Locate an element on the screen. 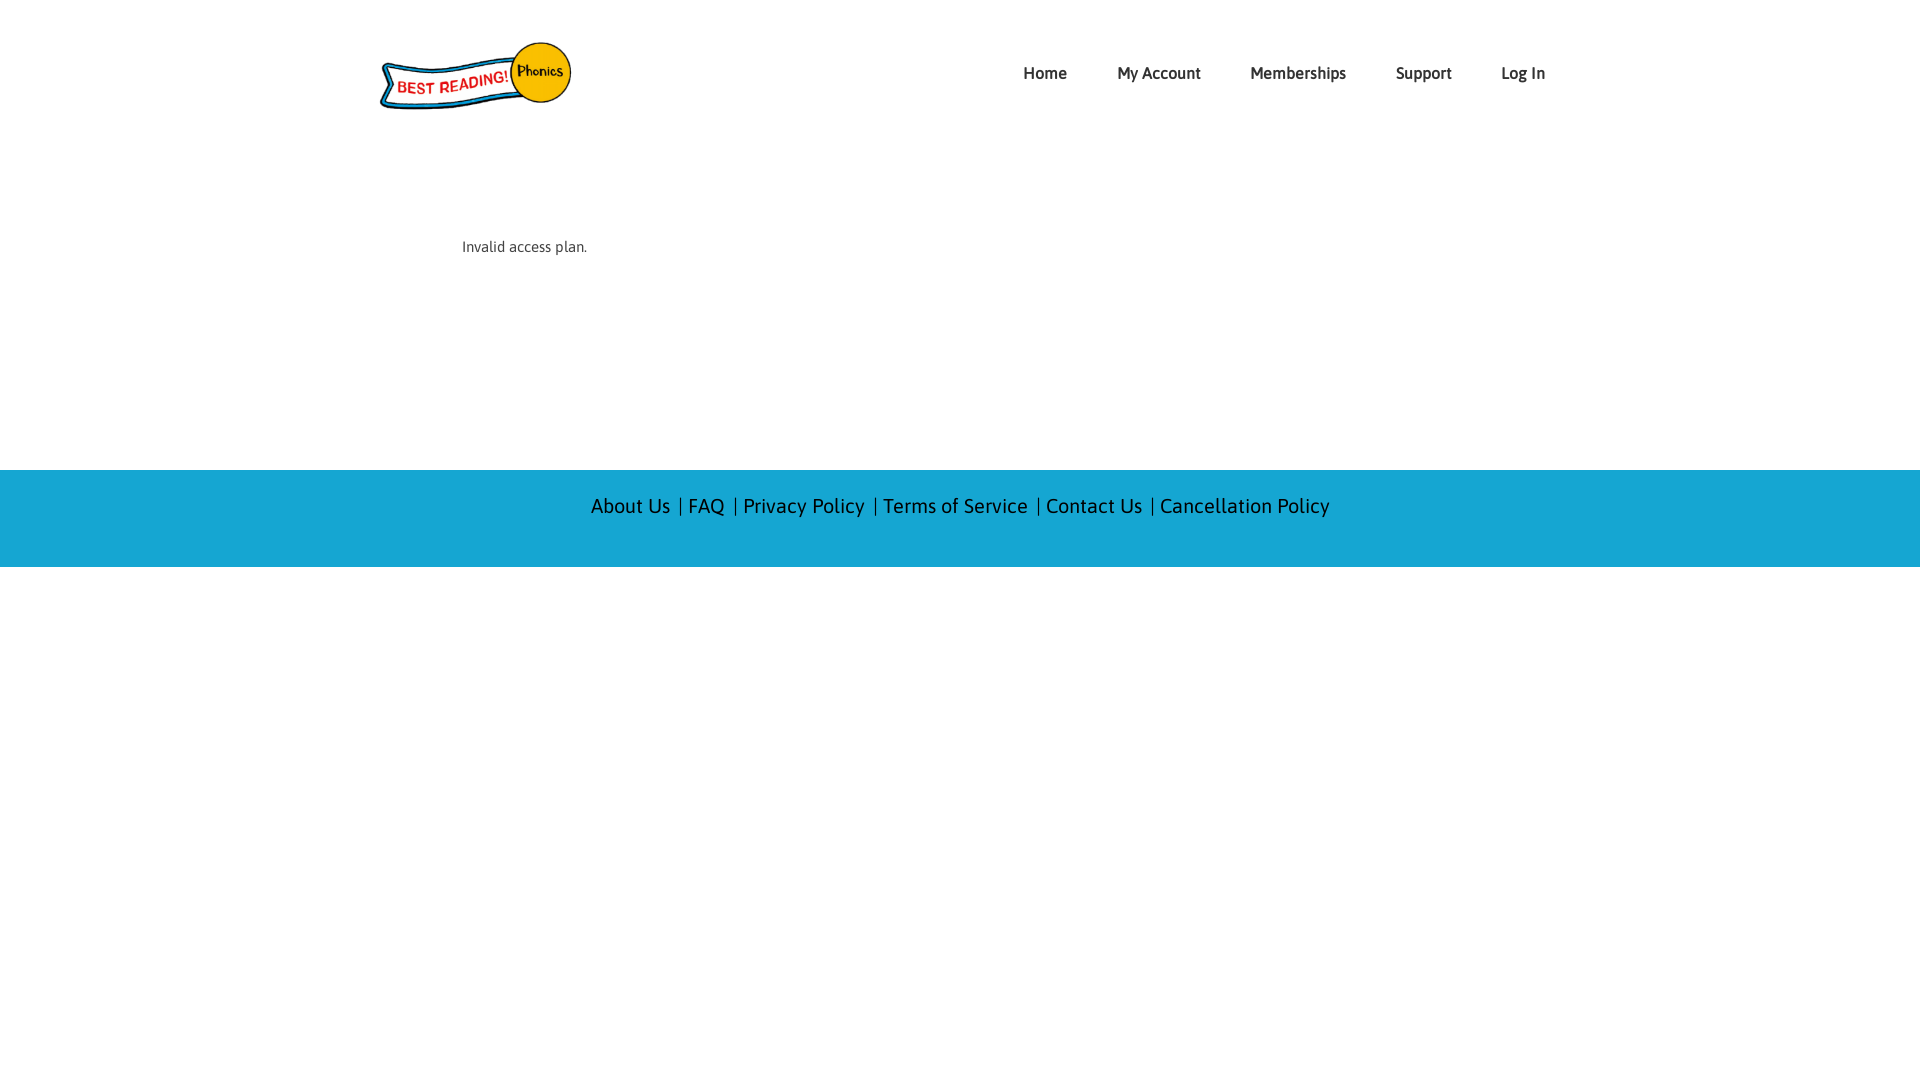 The image size is (1920, 1080). 'About Us' is located at coordinates (628, 504).